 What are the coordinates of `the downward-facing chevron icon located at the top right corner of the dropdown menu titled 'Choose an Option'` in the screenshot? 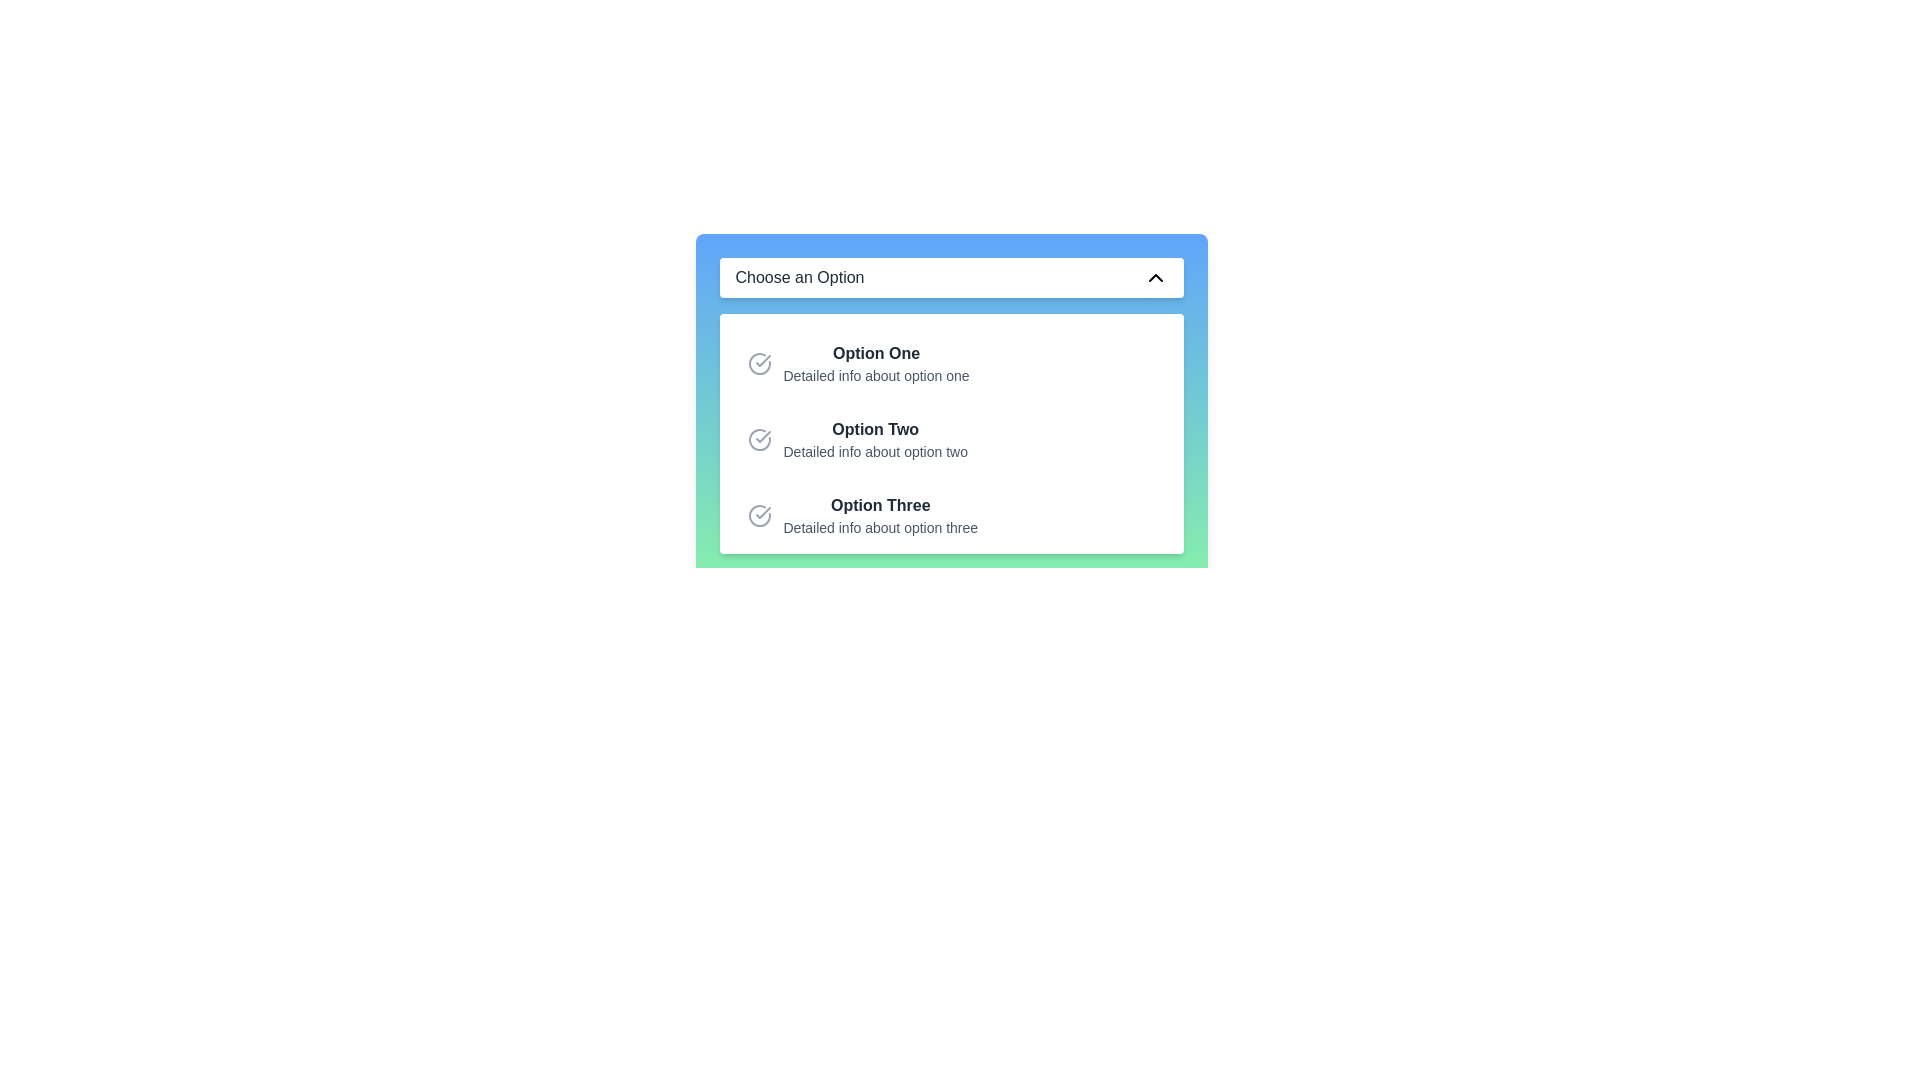 It's located at (1155, 277).